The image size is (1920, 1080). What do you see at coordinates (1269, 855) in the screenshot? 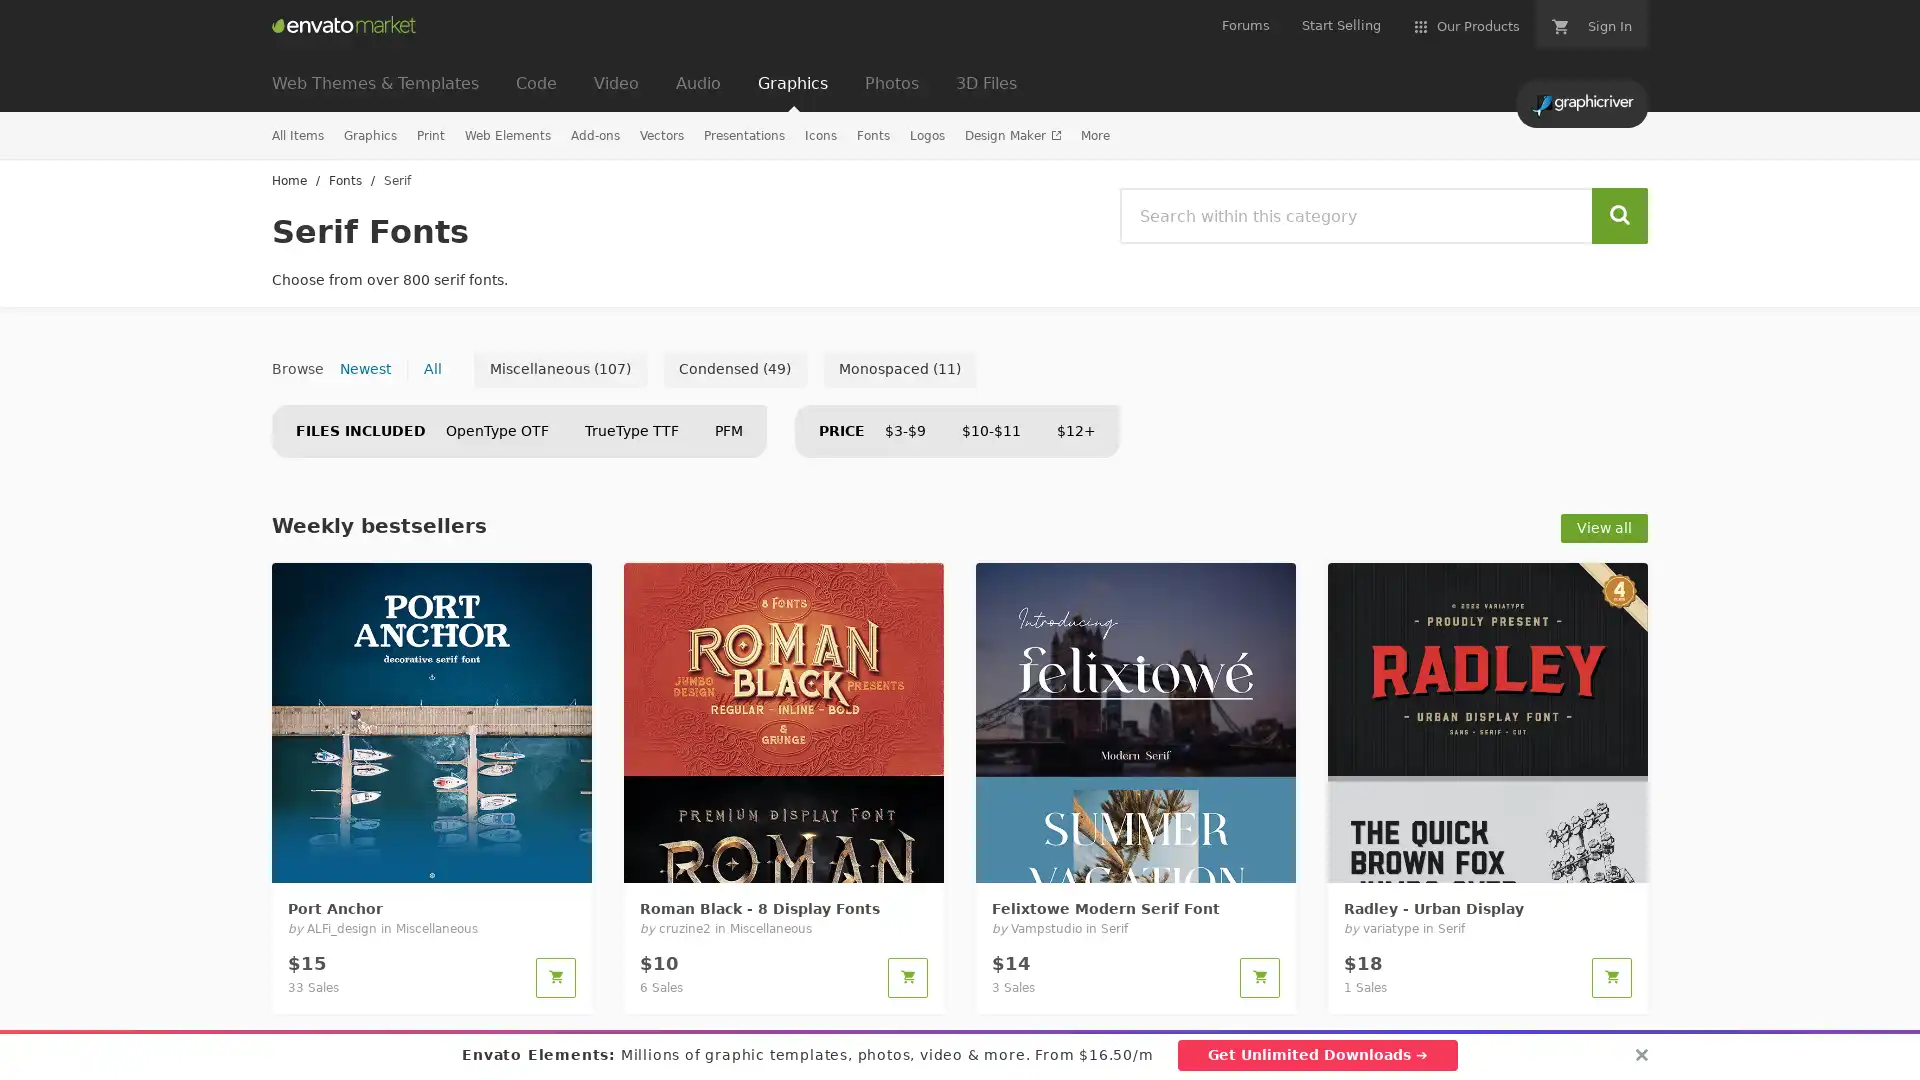
I see `Add to Favorites` at bounding box center [1269, 855].